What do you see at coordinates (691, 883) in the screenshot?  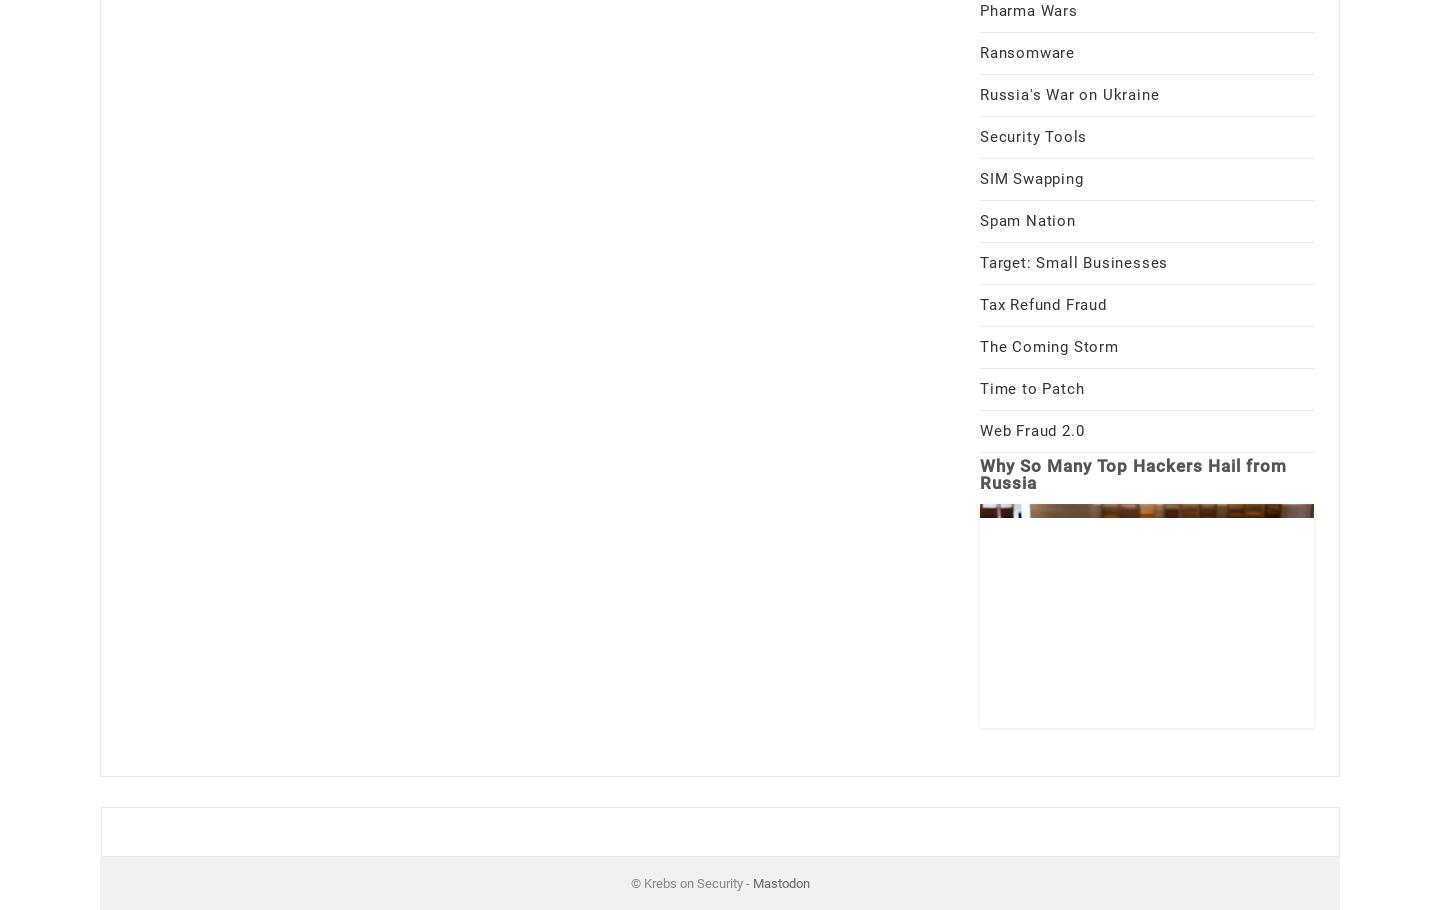 I see `'© Krebs on Security -'` at bounding box center [691, 883].